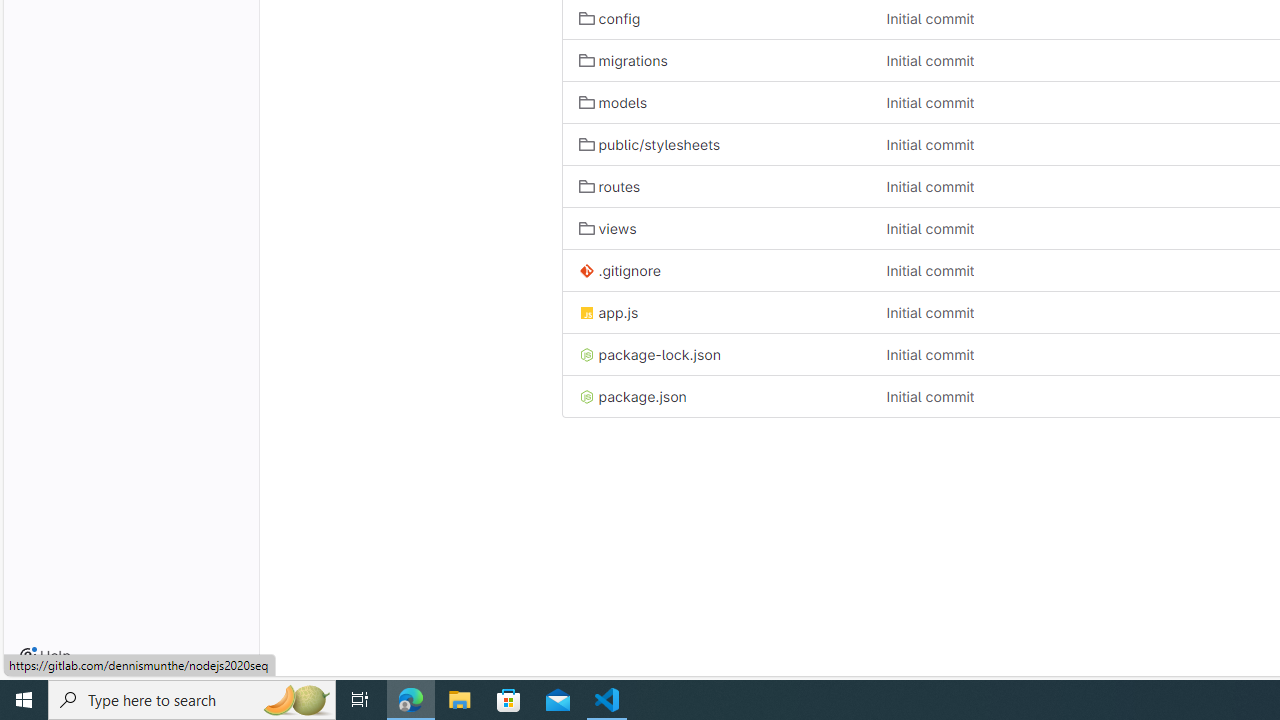 Image resolution: width=1280 pixels, height=720 pixels. What do you see at coordinates (608, 186) in the screenshot?
I see `'routes'` at bounding box center [608, 186].